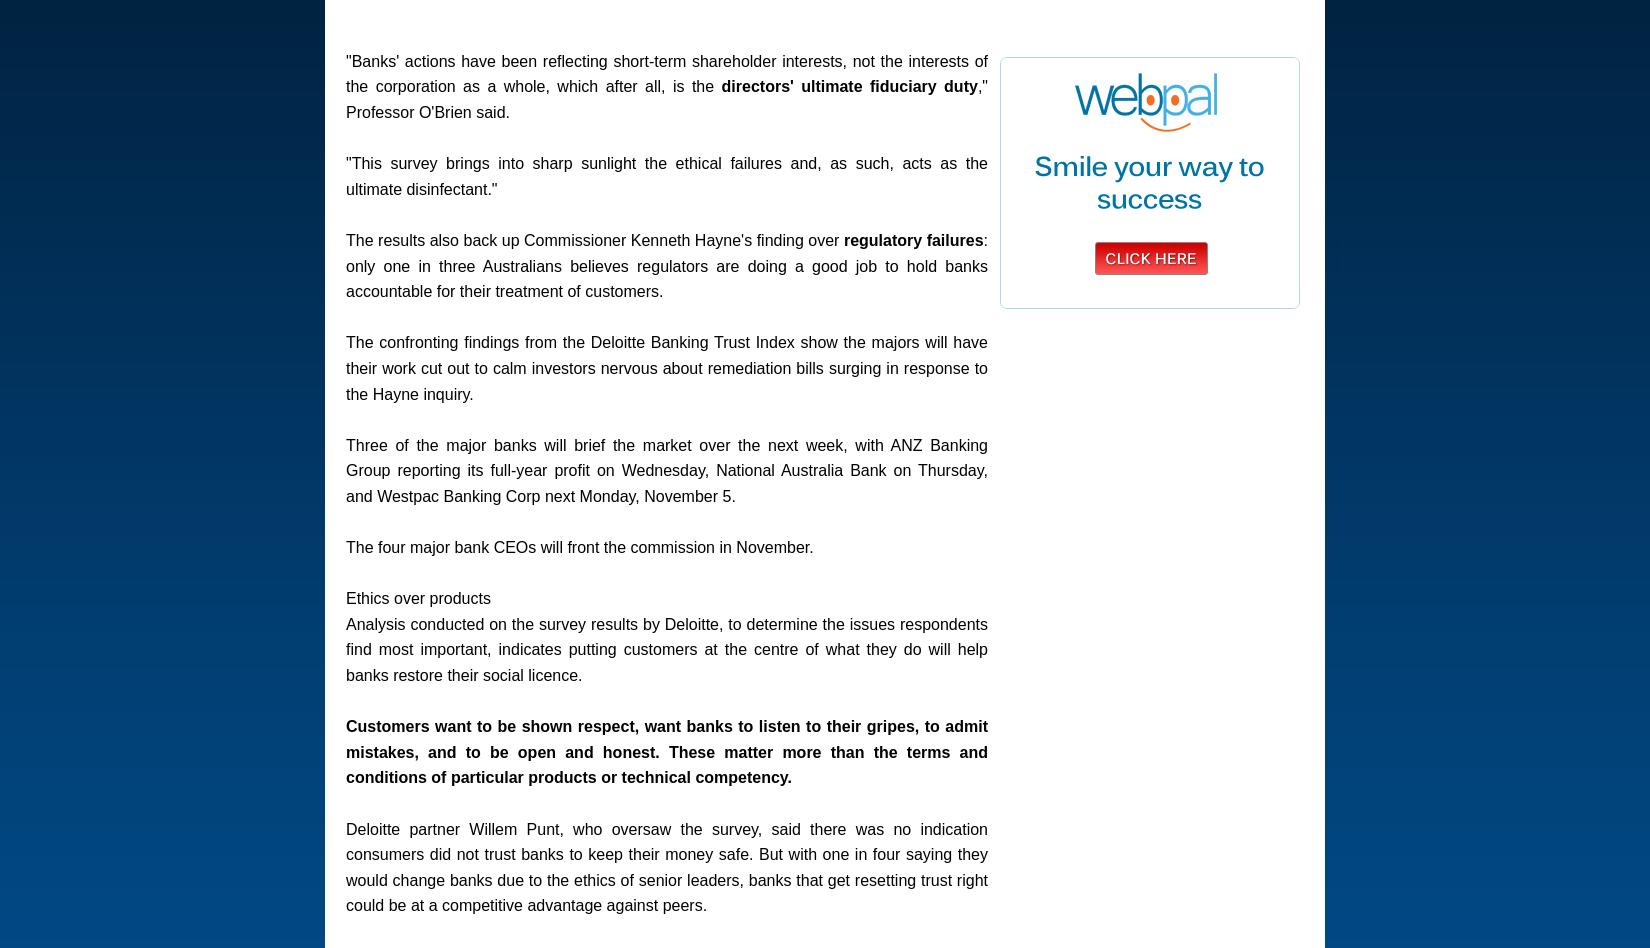 Image resolution: width=1650 pixels, height=948 pixels. I want to click on '," Professor O'Brien said.', so click(665, 99).